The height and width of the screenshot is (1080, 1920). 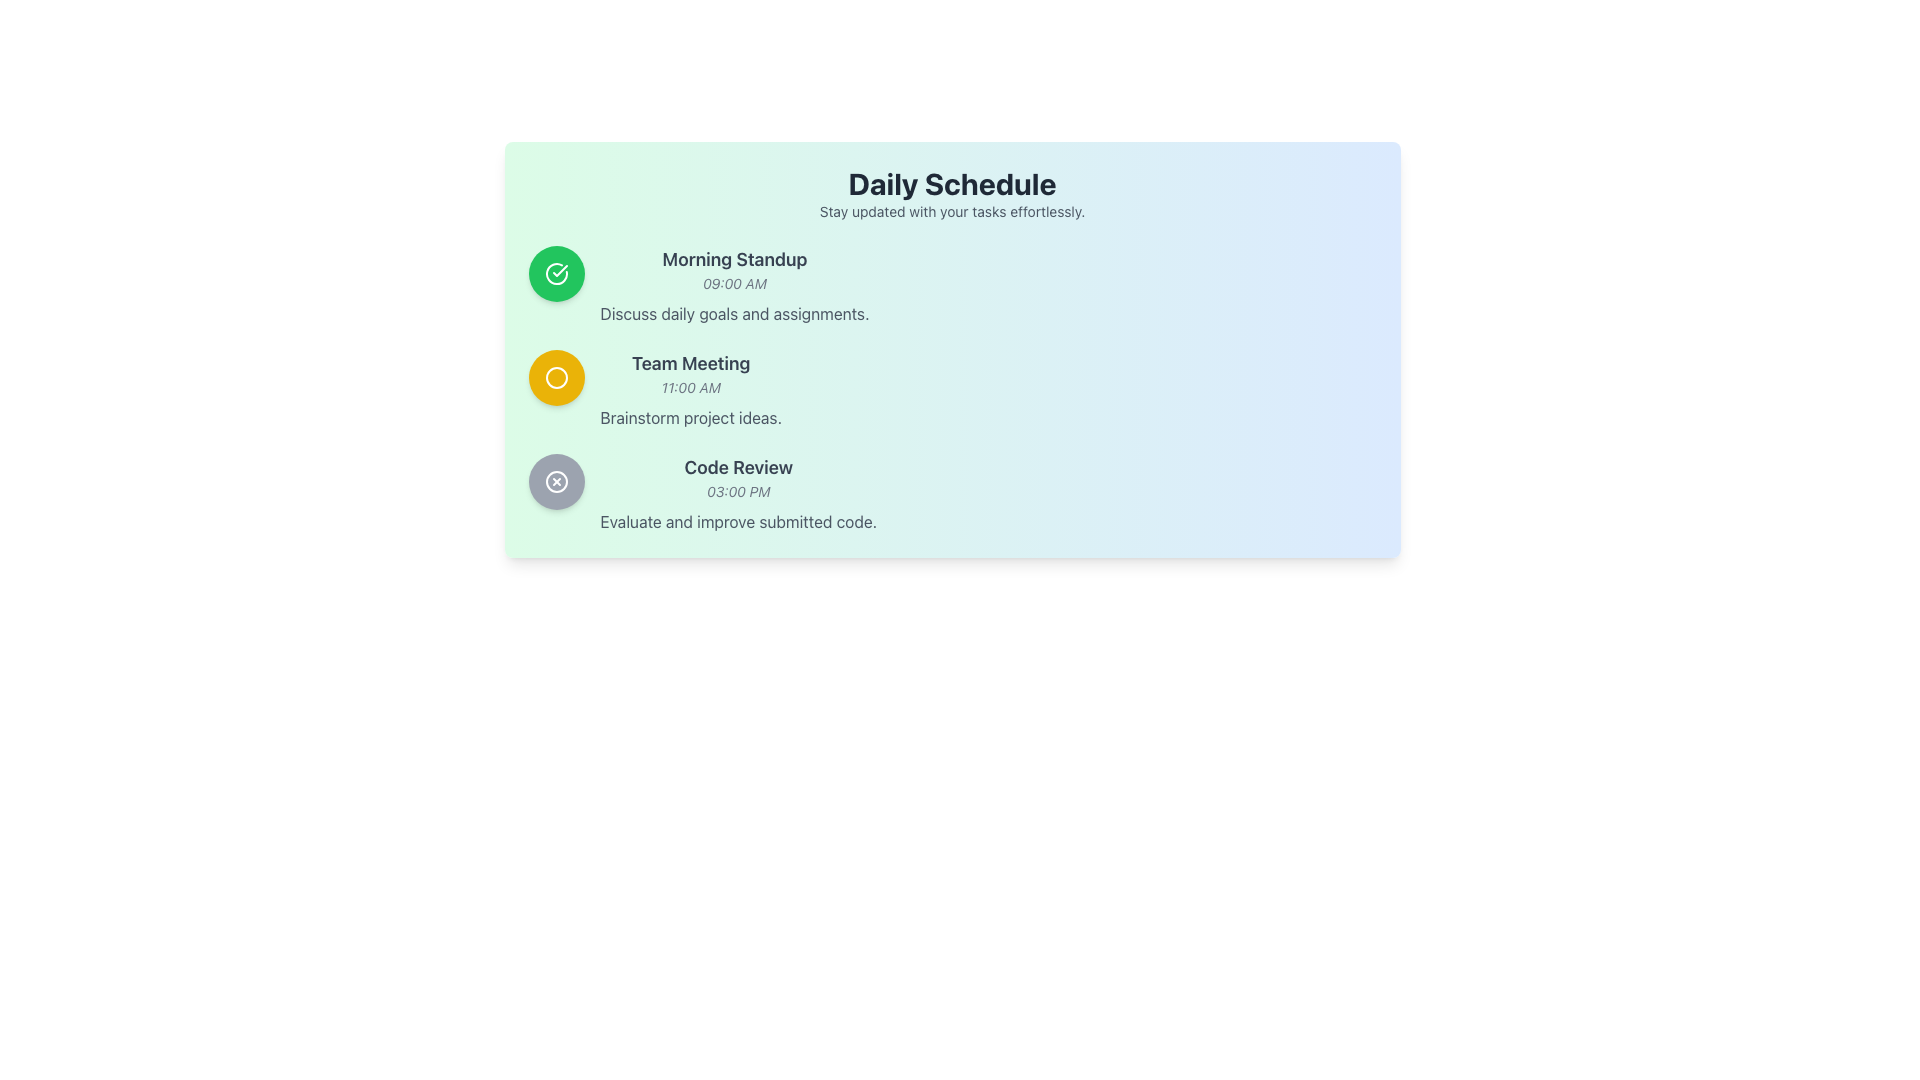 What do you see at coordinates (556, 378) in the screenshot?
I see `the SVG Circle Graphic representing the 'Team Meeting' event, which is the second circular icon in a vertical stack of three icons, visually aligned to the left of the event's text description` at bounding box center [556, 378].